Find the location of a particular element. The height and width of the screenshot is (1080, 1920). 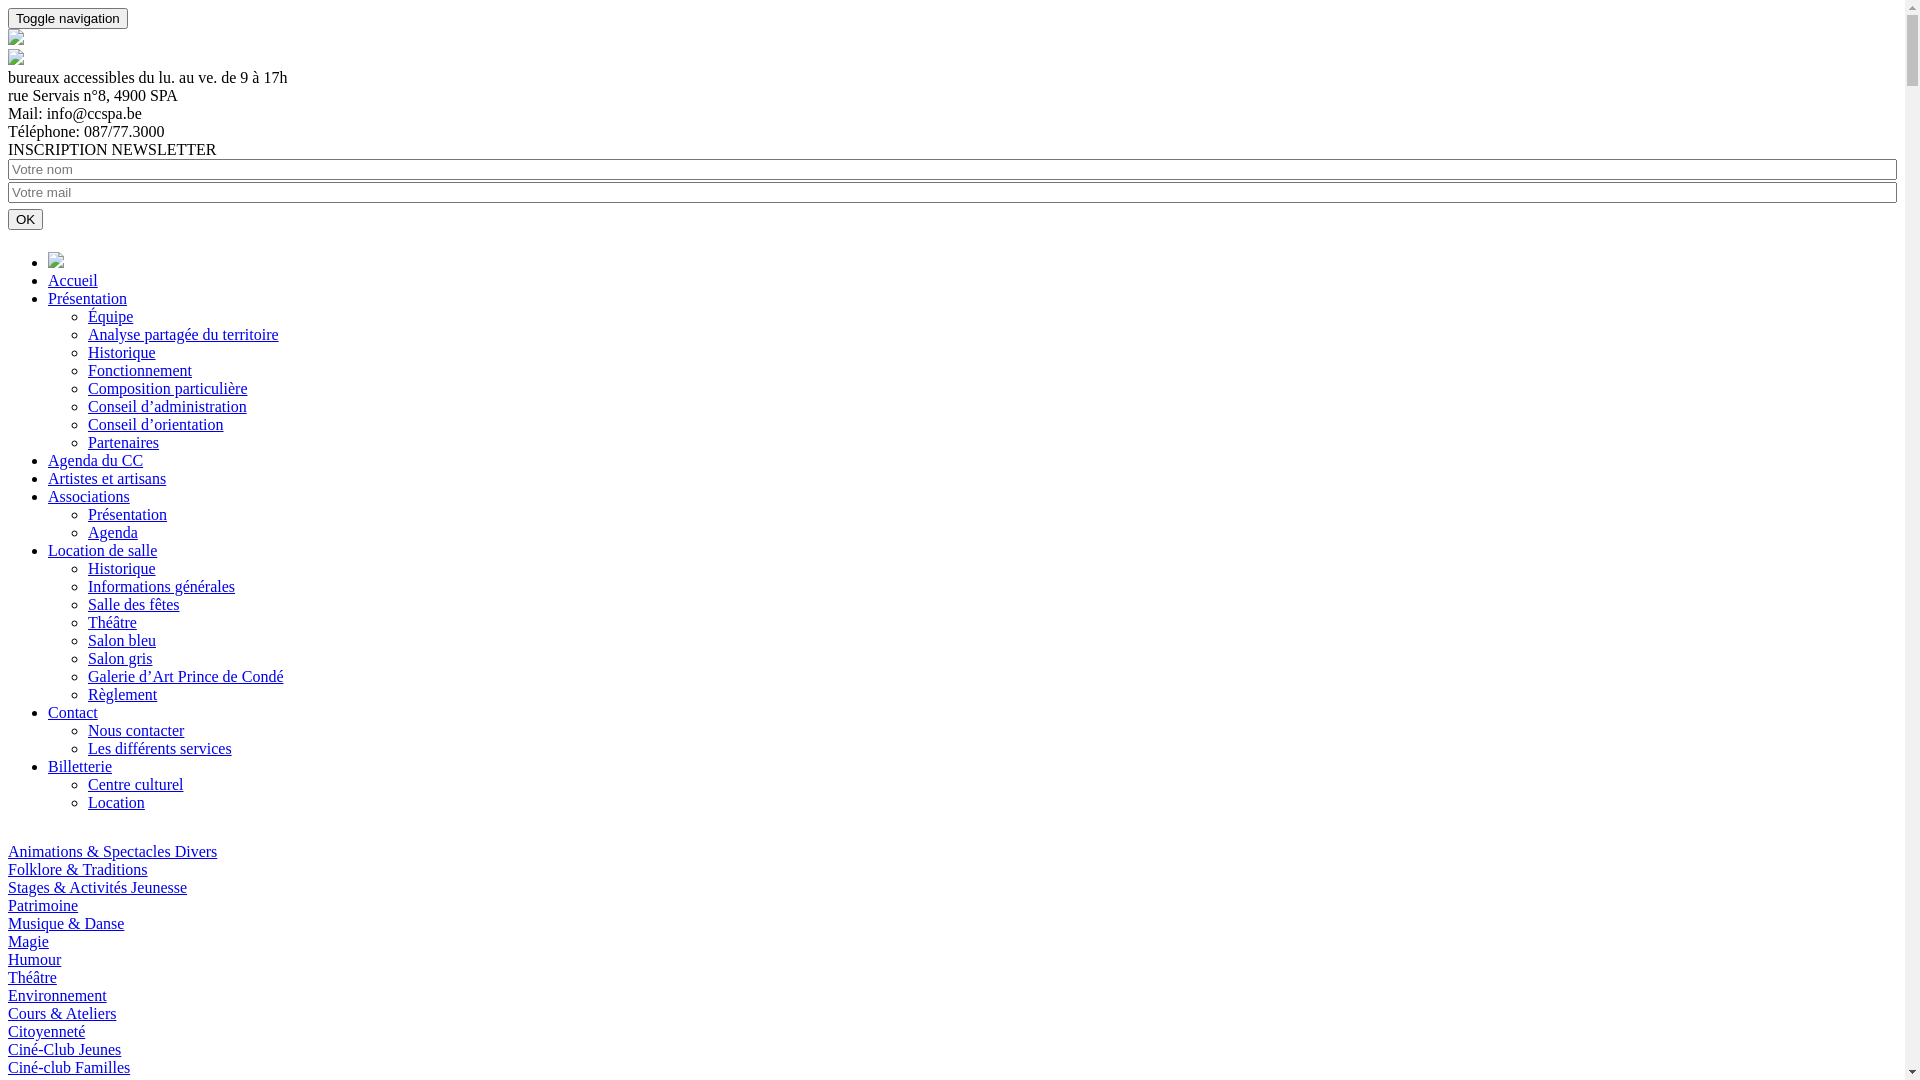

'CENTRE CULTUREL SPA-JALHAY-STOUMONT' is located at coordinates (8, 39).